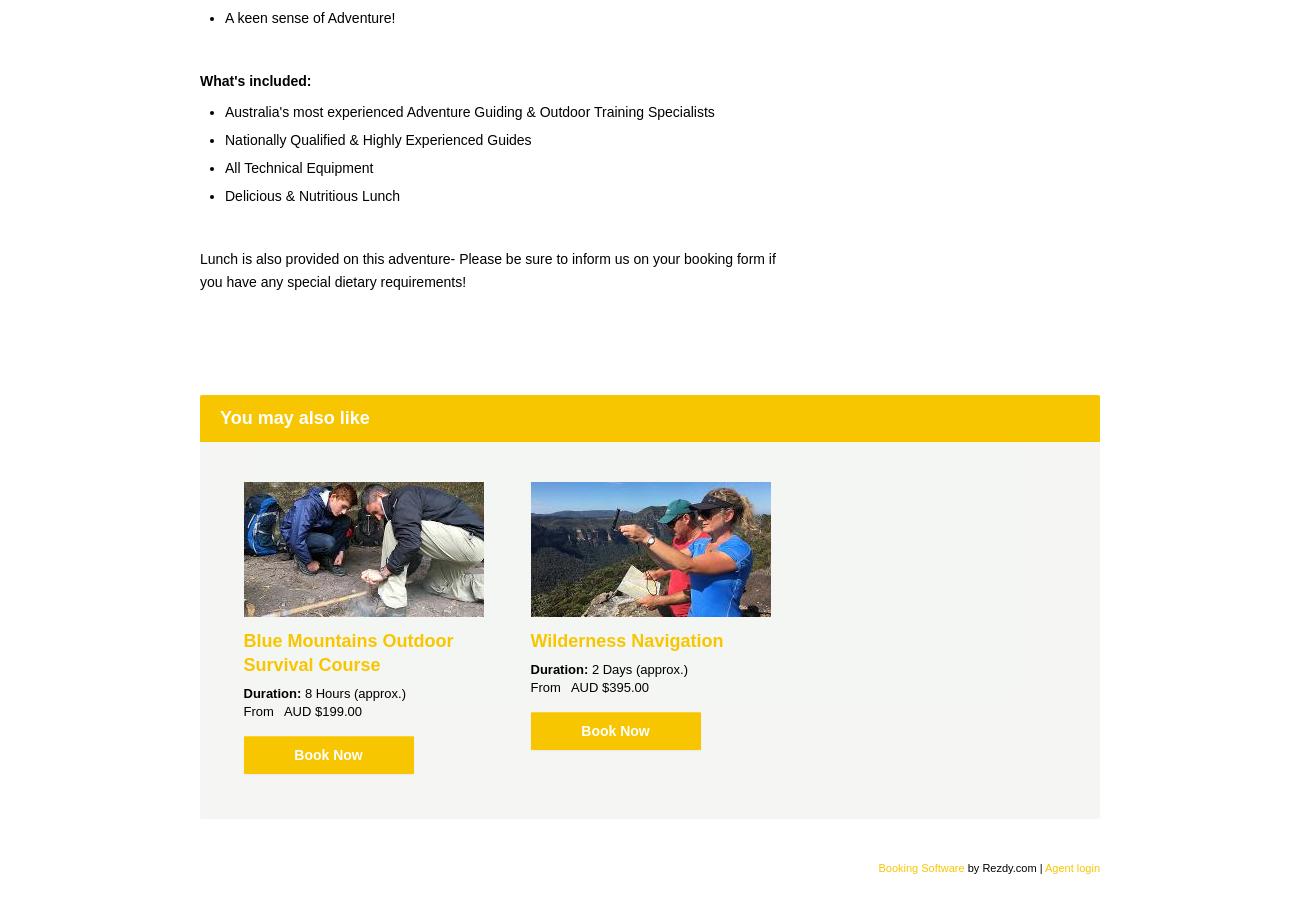 This screenshot has height=922, width=1300. I want to click on '8 Hours                        (approx.)', so click(303, 692).